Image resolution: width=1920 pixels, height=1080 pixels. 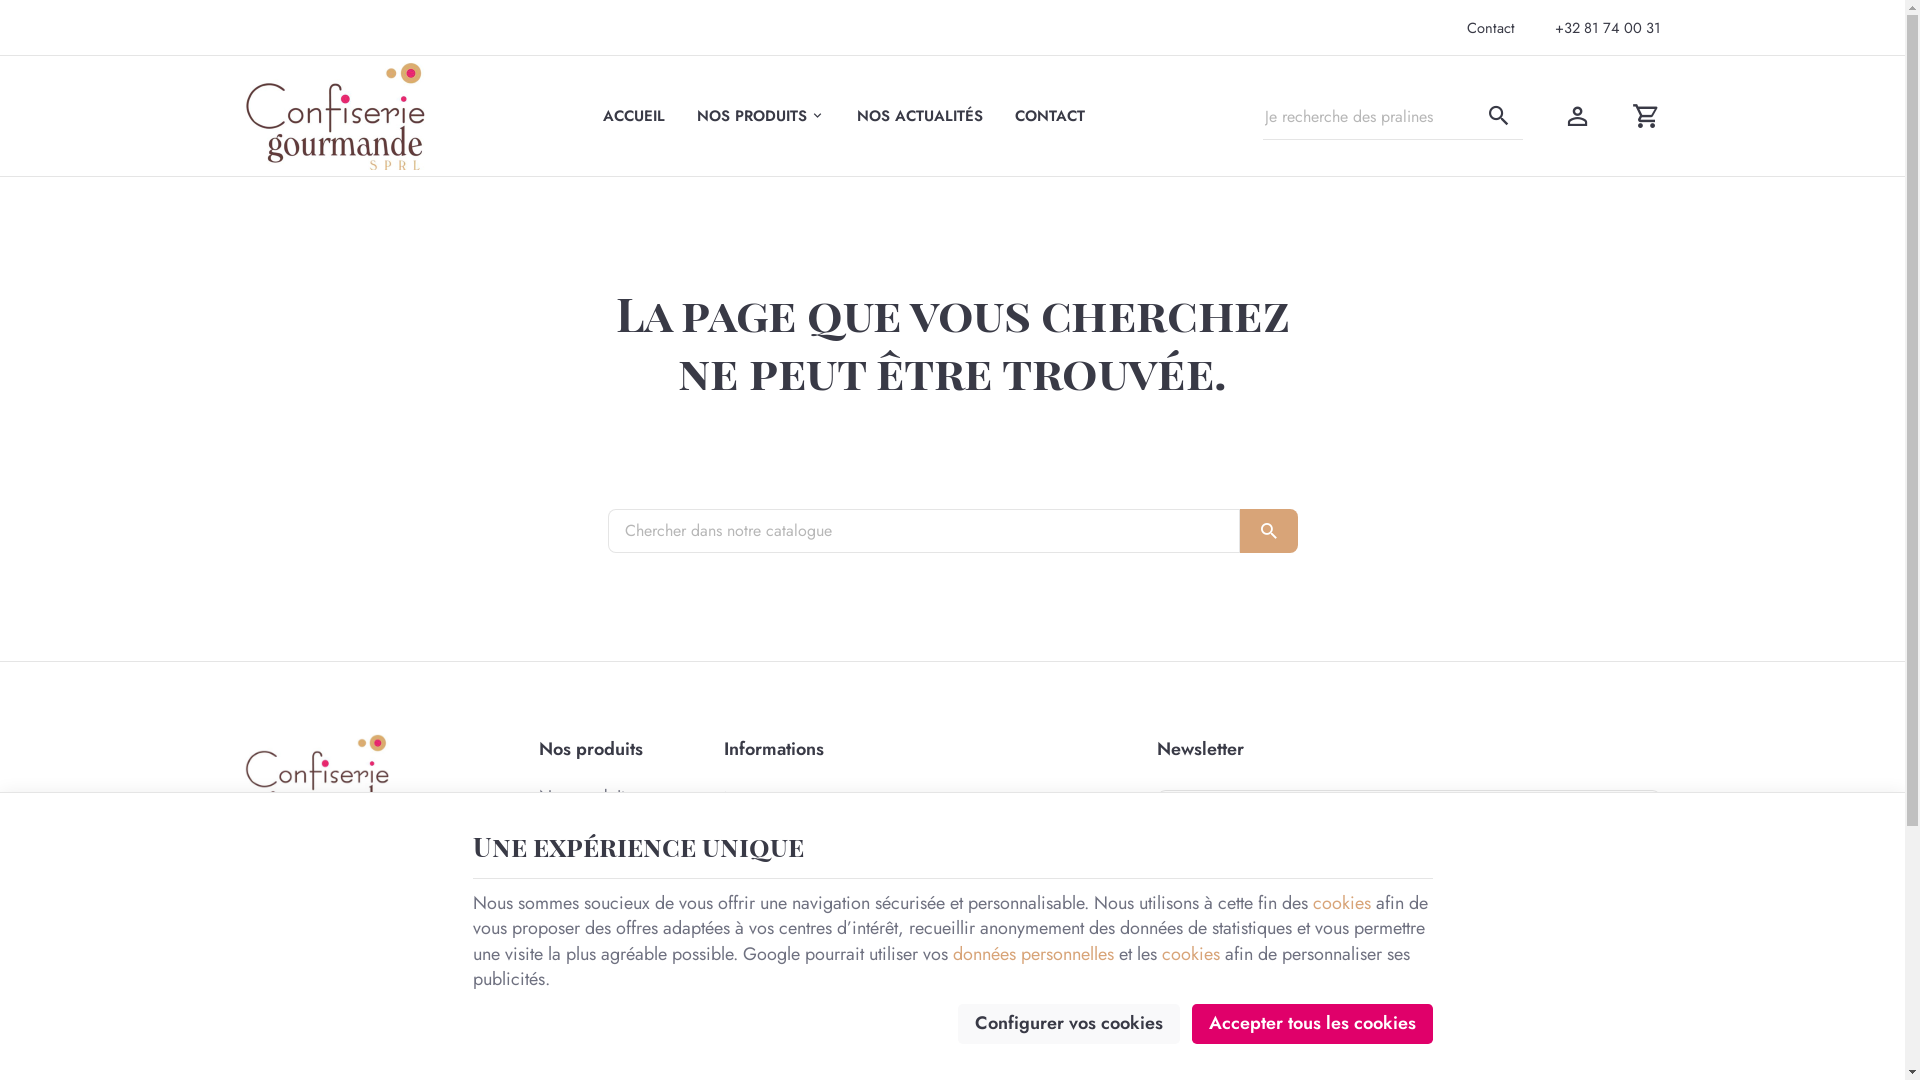 I want to click on 'Voir mon panier', so click(x=1646, y=115).